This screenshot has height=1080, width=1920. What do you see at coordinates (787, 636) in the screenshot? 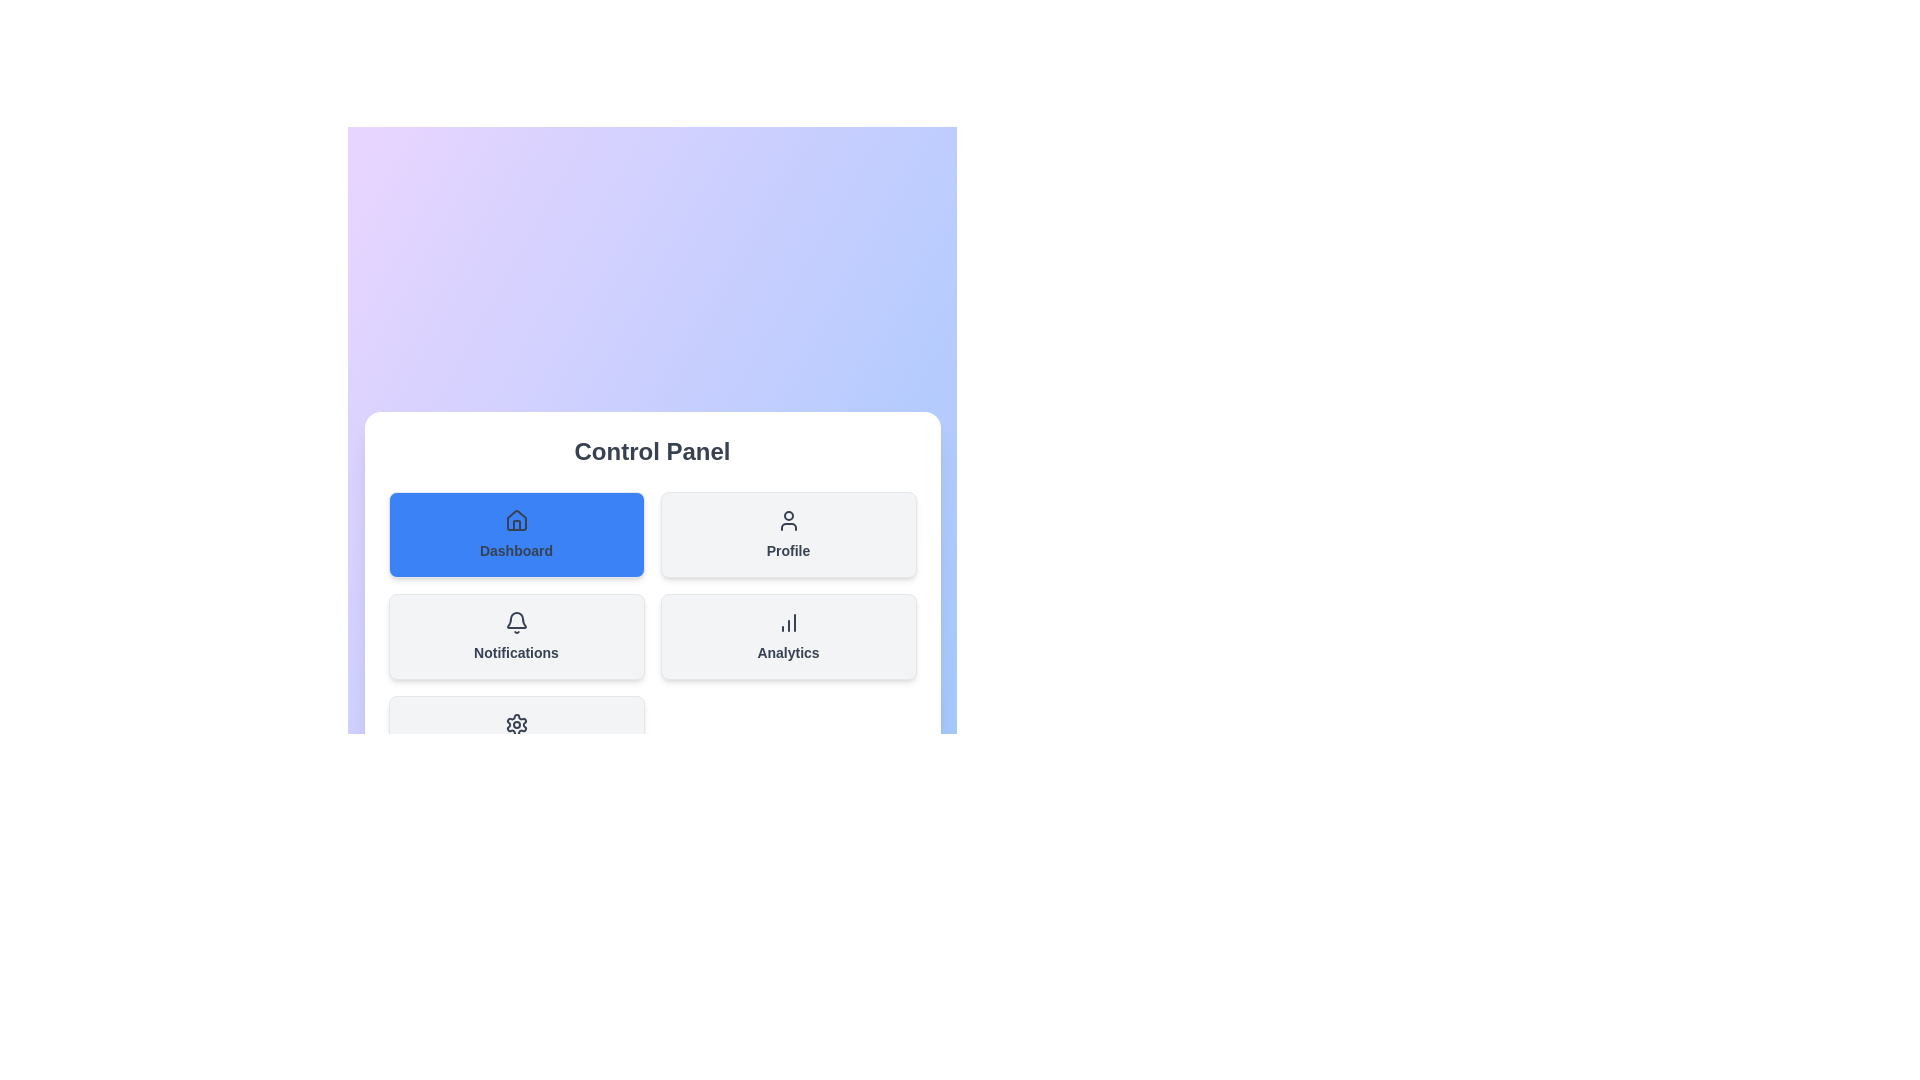
I see `the section Analytics from the menu by clicking its corresponding button` at bounding box center [787, 636].